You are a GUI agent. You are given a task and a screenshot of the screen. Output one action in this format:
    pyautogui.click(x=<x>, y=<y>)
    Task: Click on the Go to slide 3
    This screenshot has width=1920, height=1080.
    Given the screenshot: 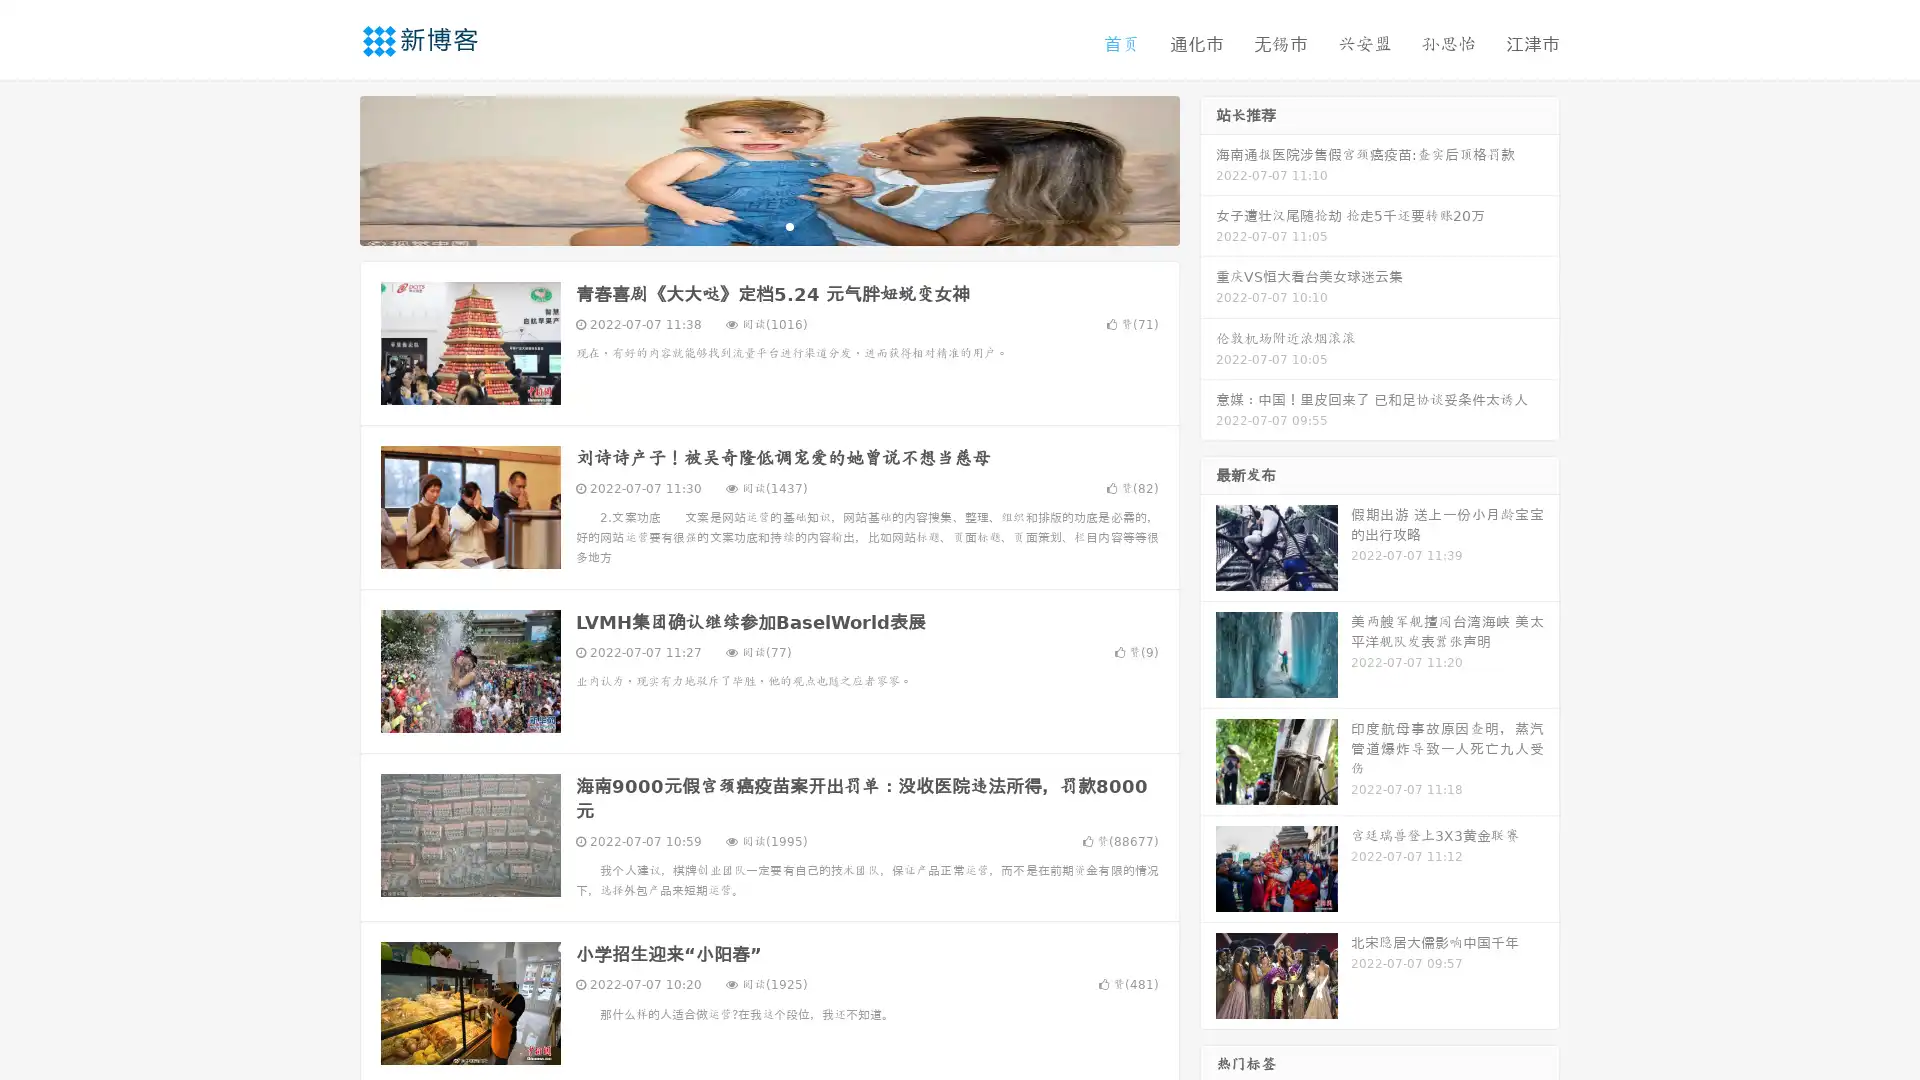 What is the action you would take?
    pyautogui.click(x=789, y=225)
    